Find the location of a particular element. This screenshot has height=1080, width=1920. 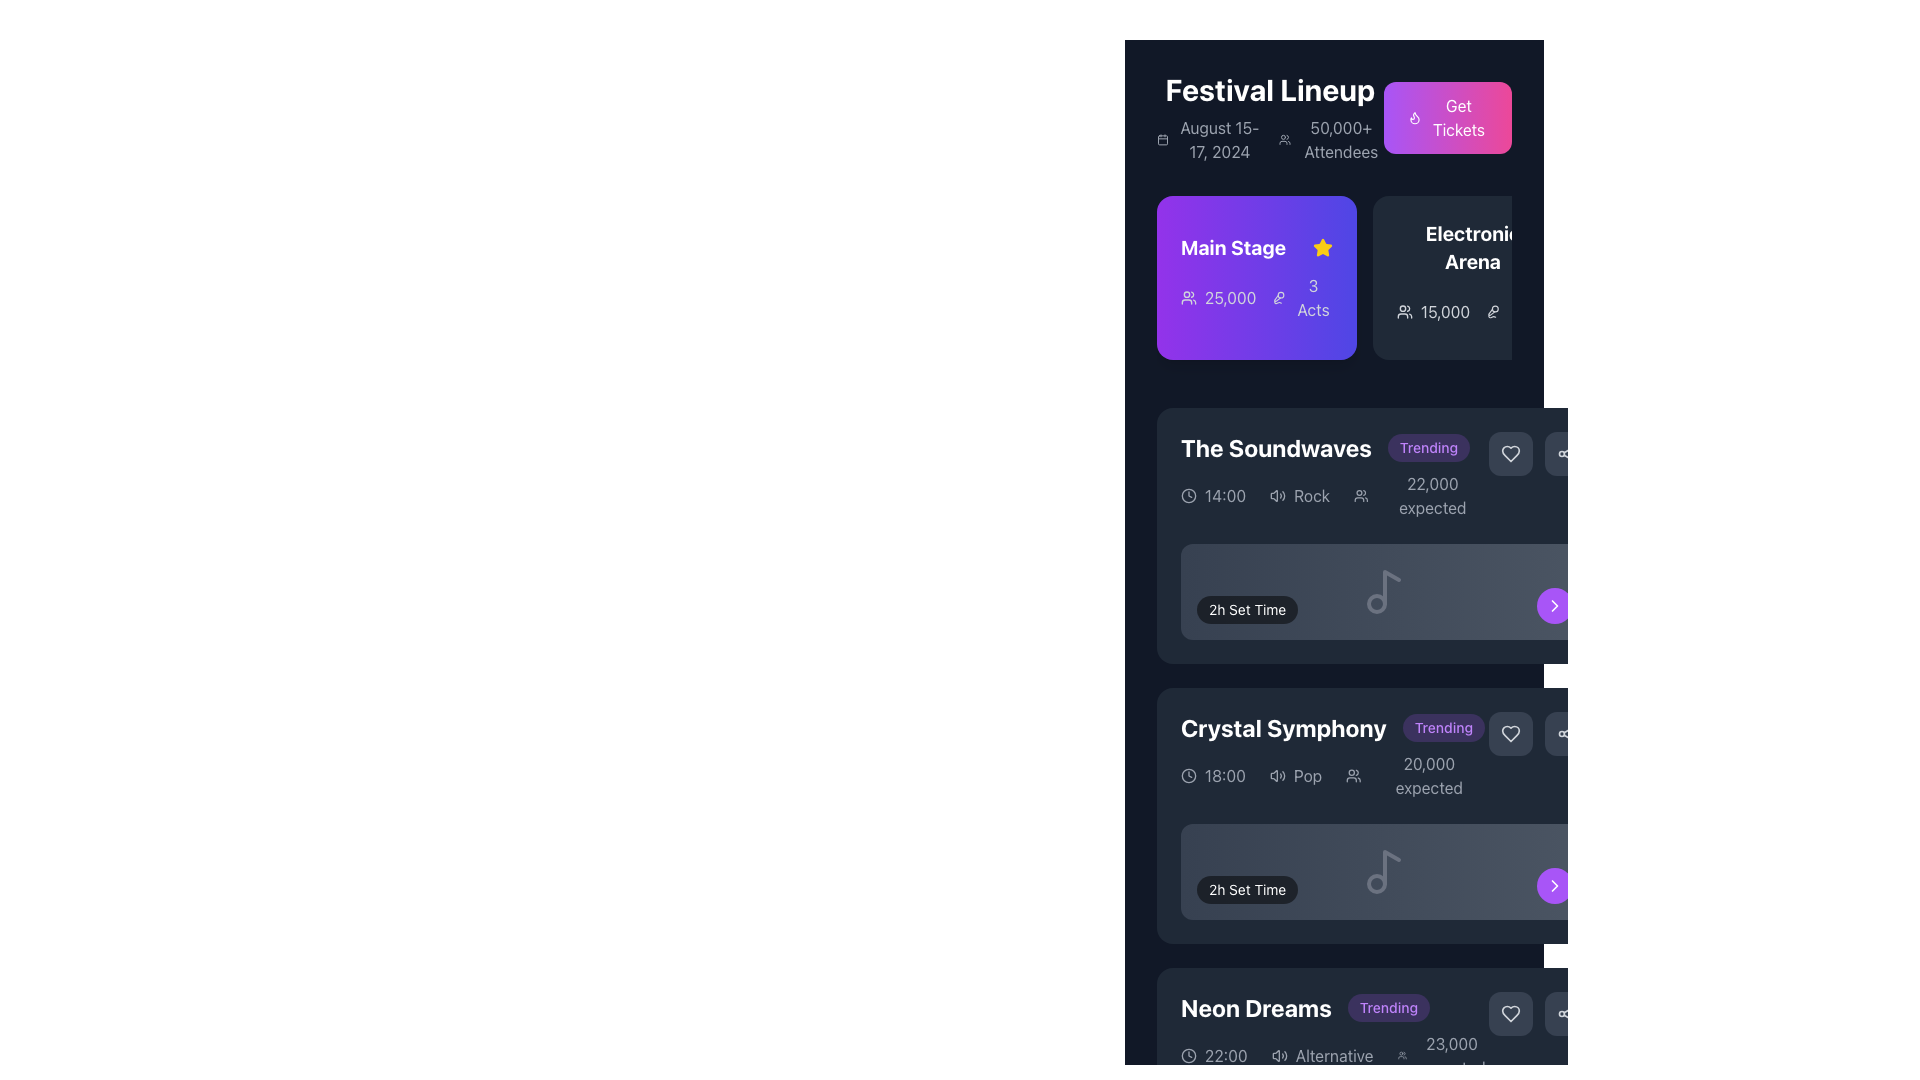

the 'Crystal Symphony' event card located in the third position of the event list is located at coordinates (1383, 816).